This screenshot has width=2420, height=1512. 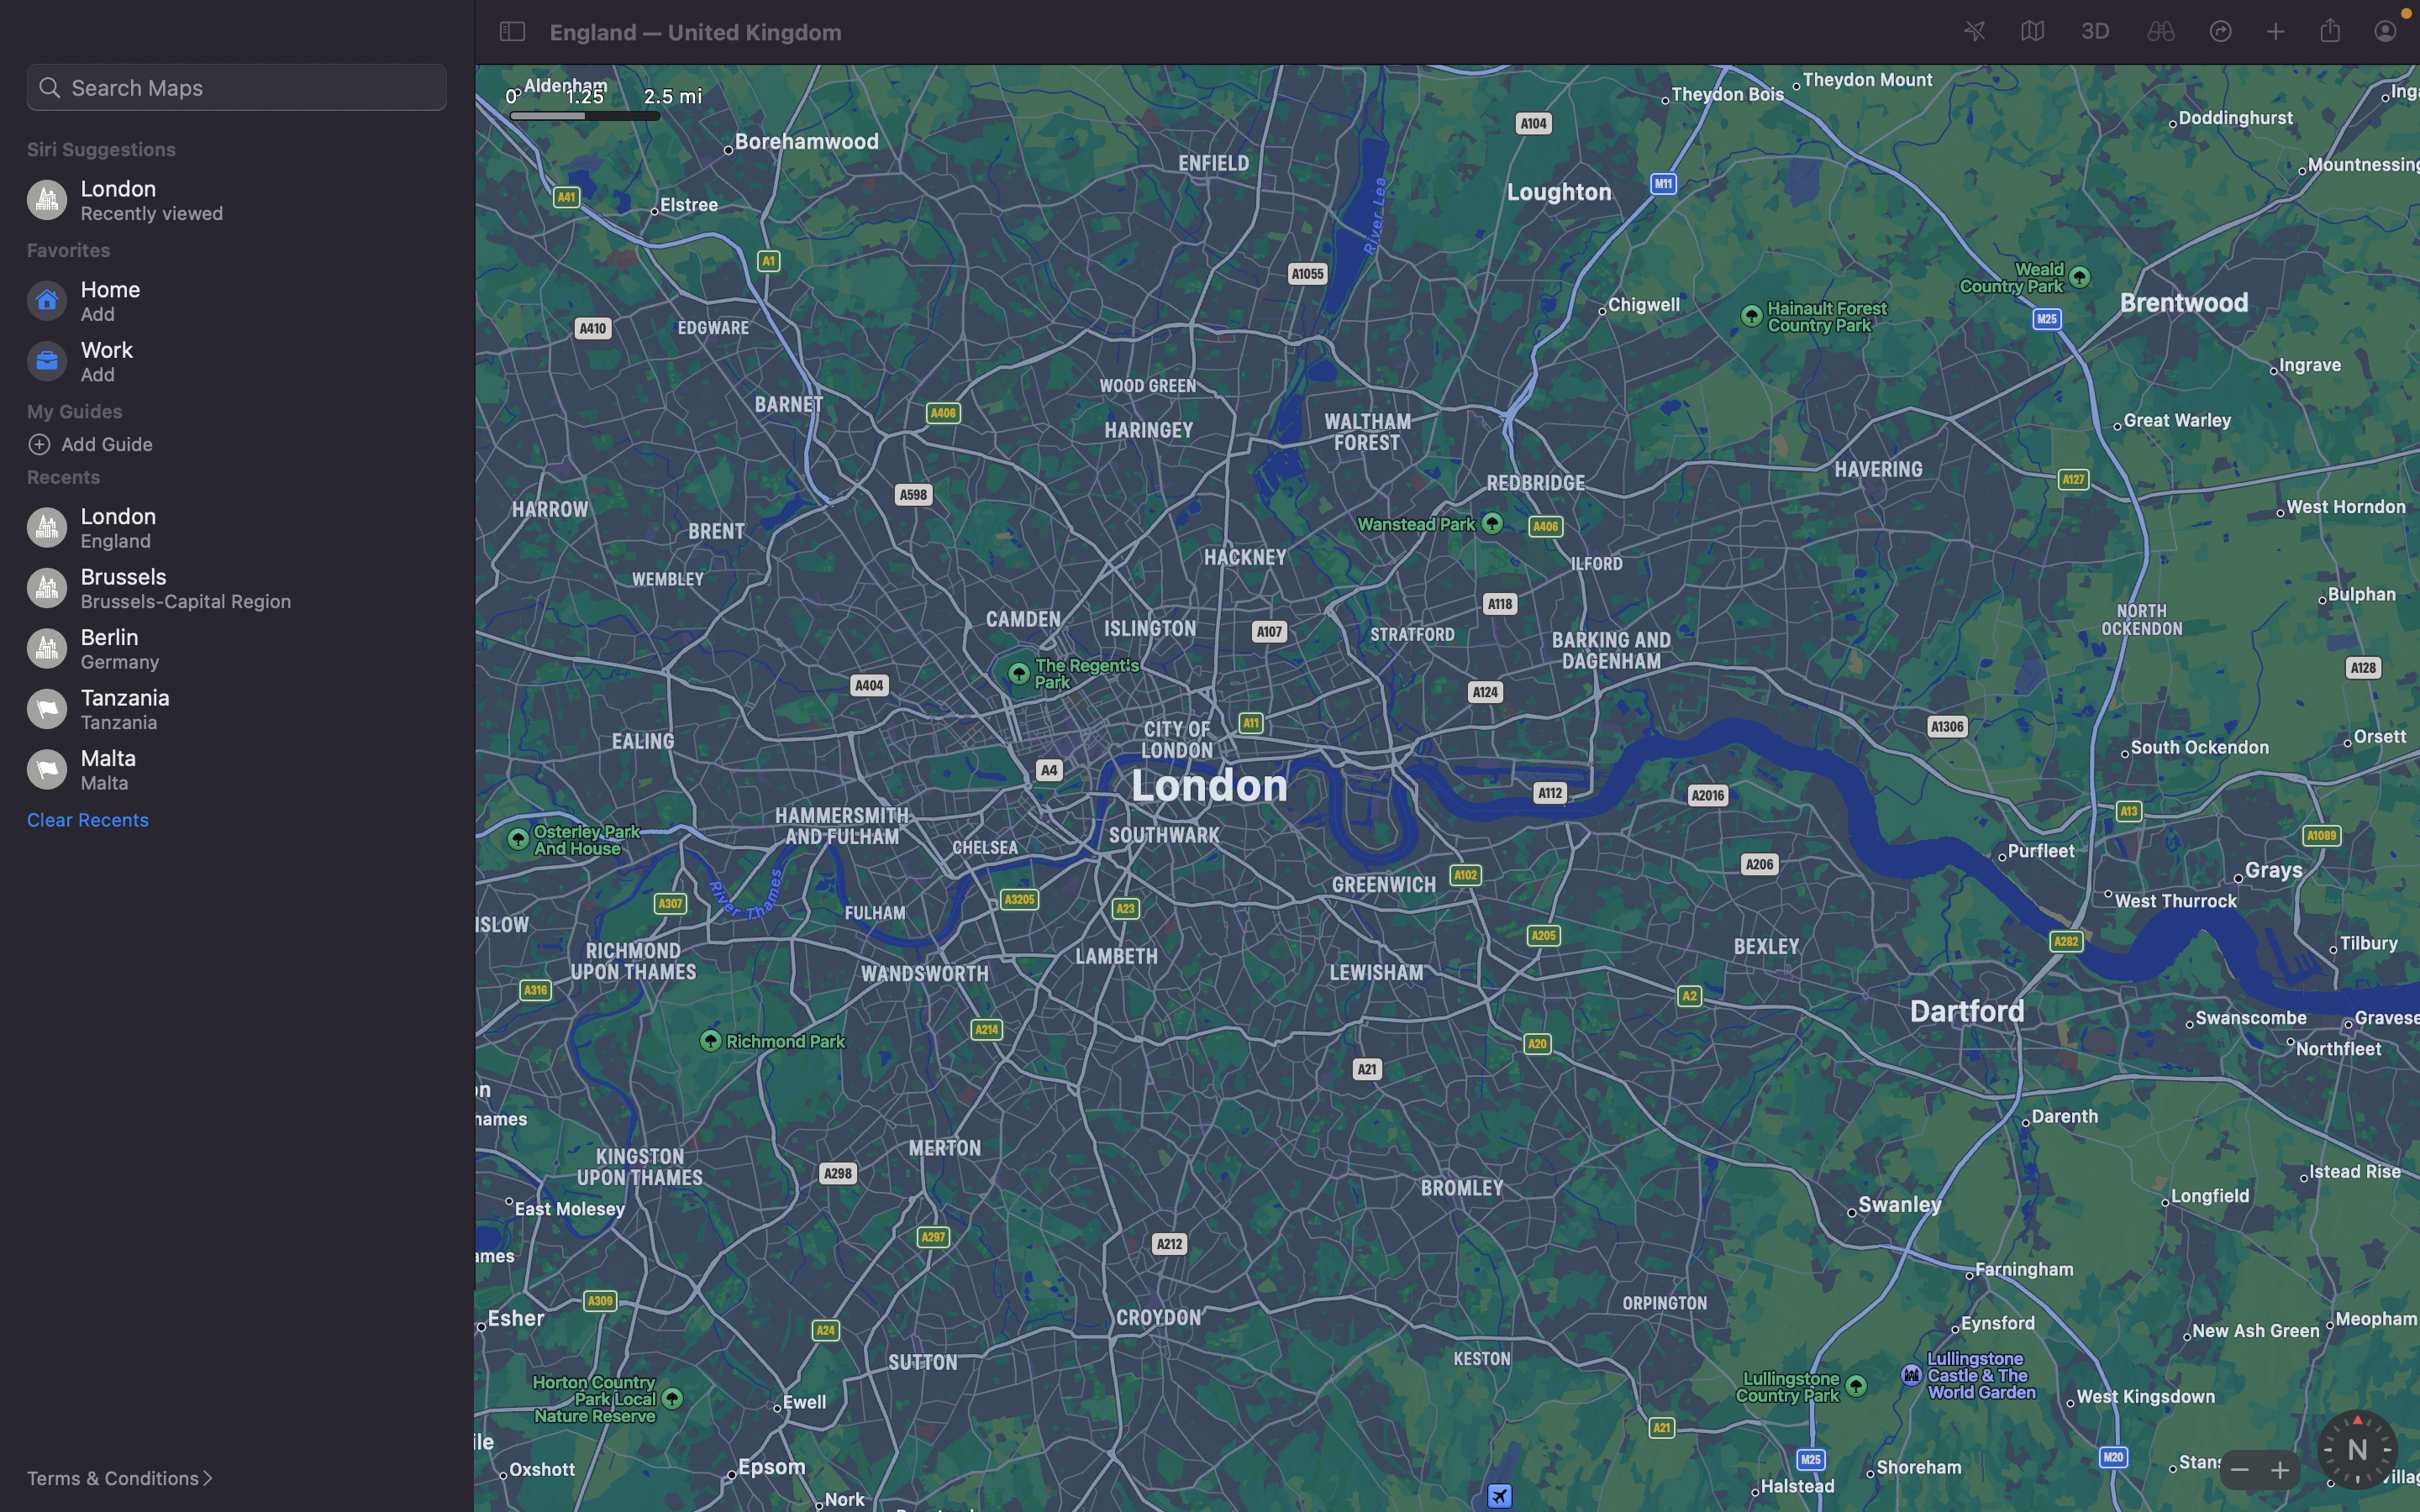 I want to click on Decrease magnification of the map, so click(x=2237, y=1468).